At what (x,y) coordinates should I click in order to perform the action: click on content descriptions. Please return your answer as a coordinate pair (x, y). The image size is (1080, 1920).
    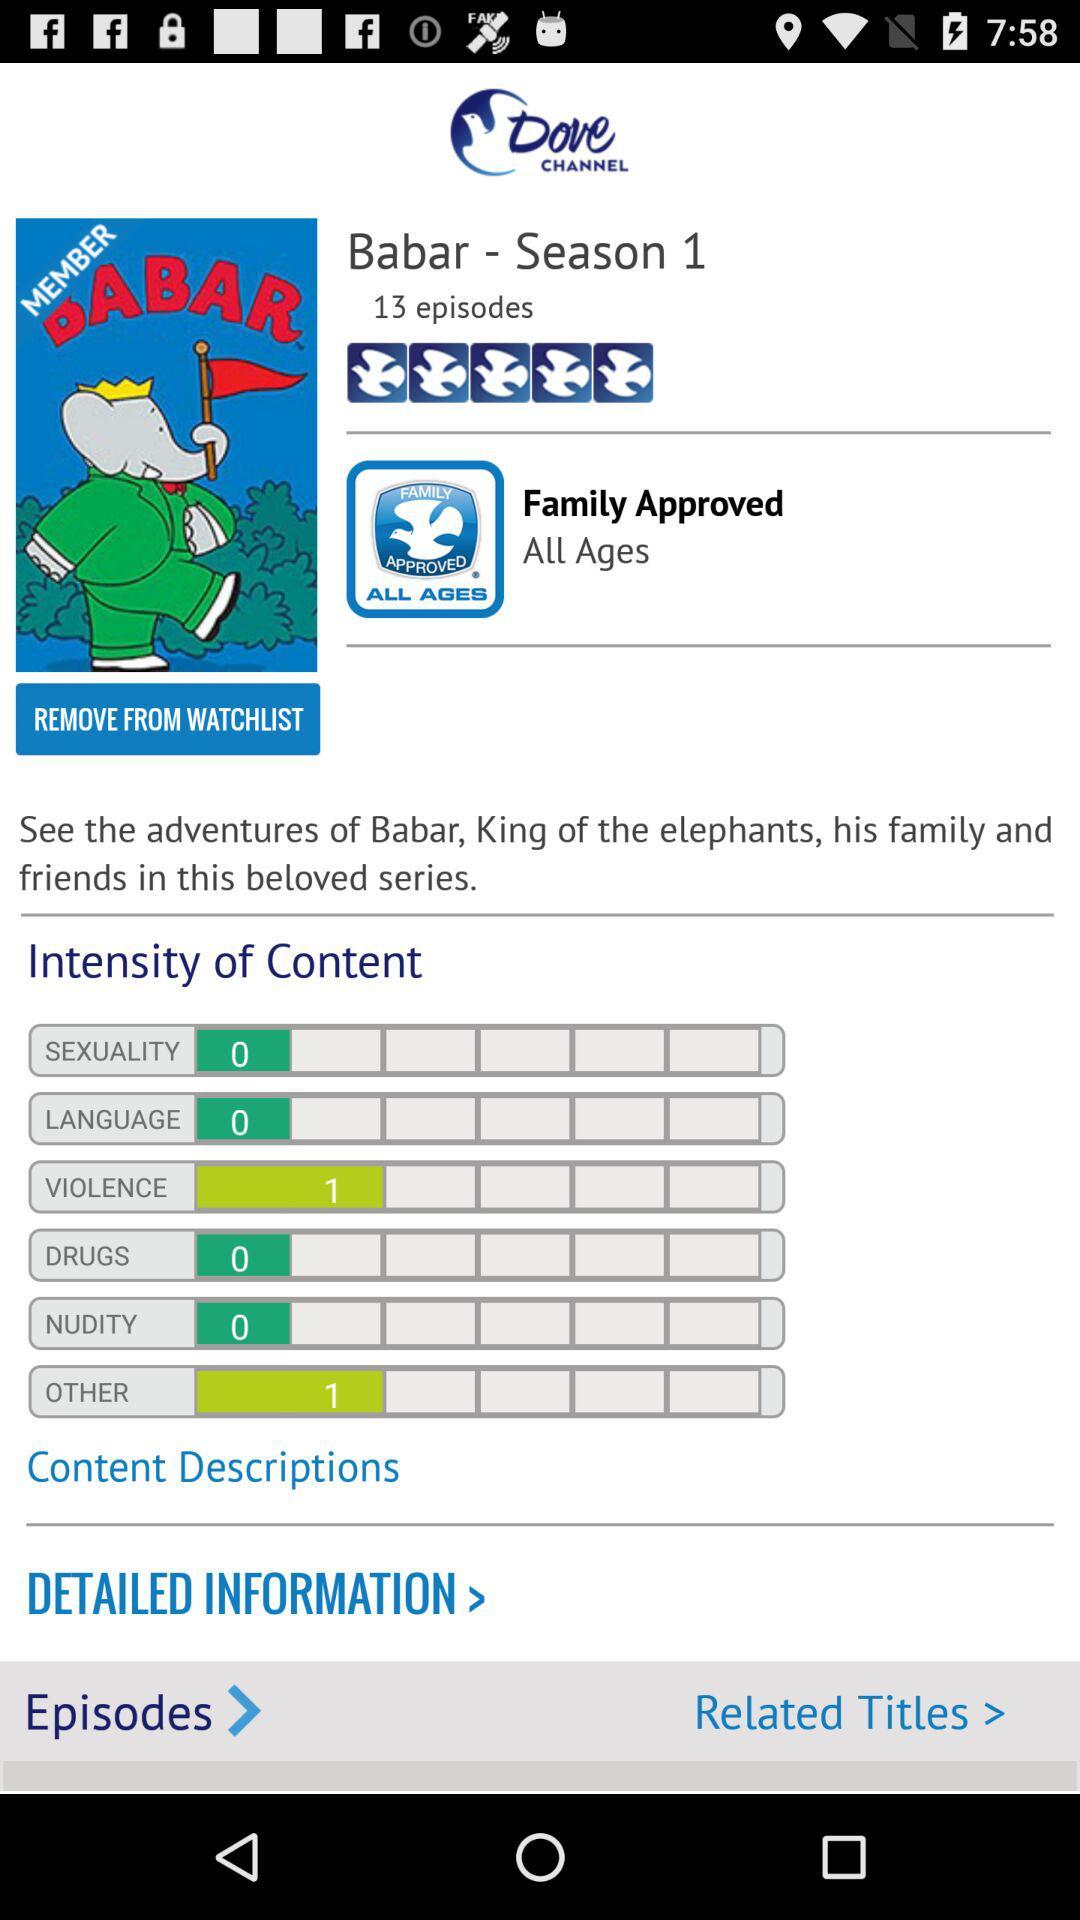
    Looking at the image, I should click on (405, 1477).